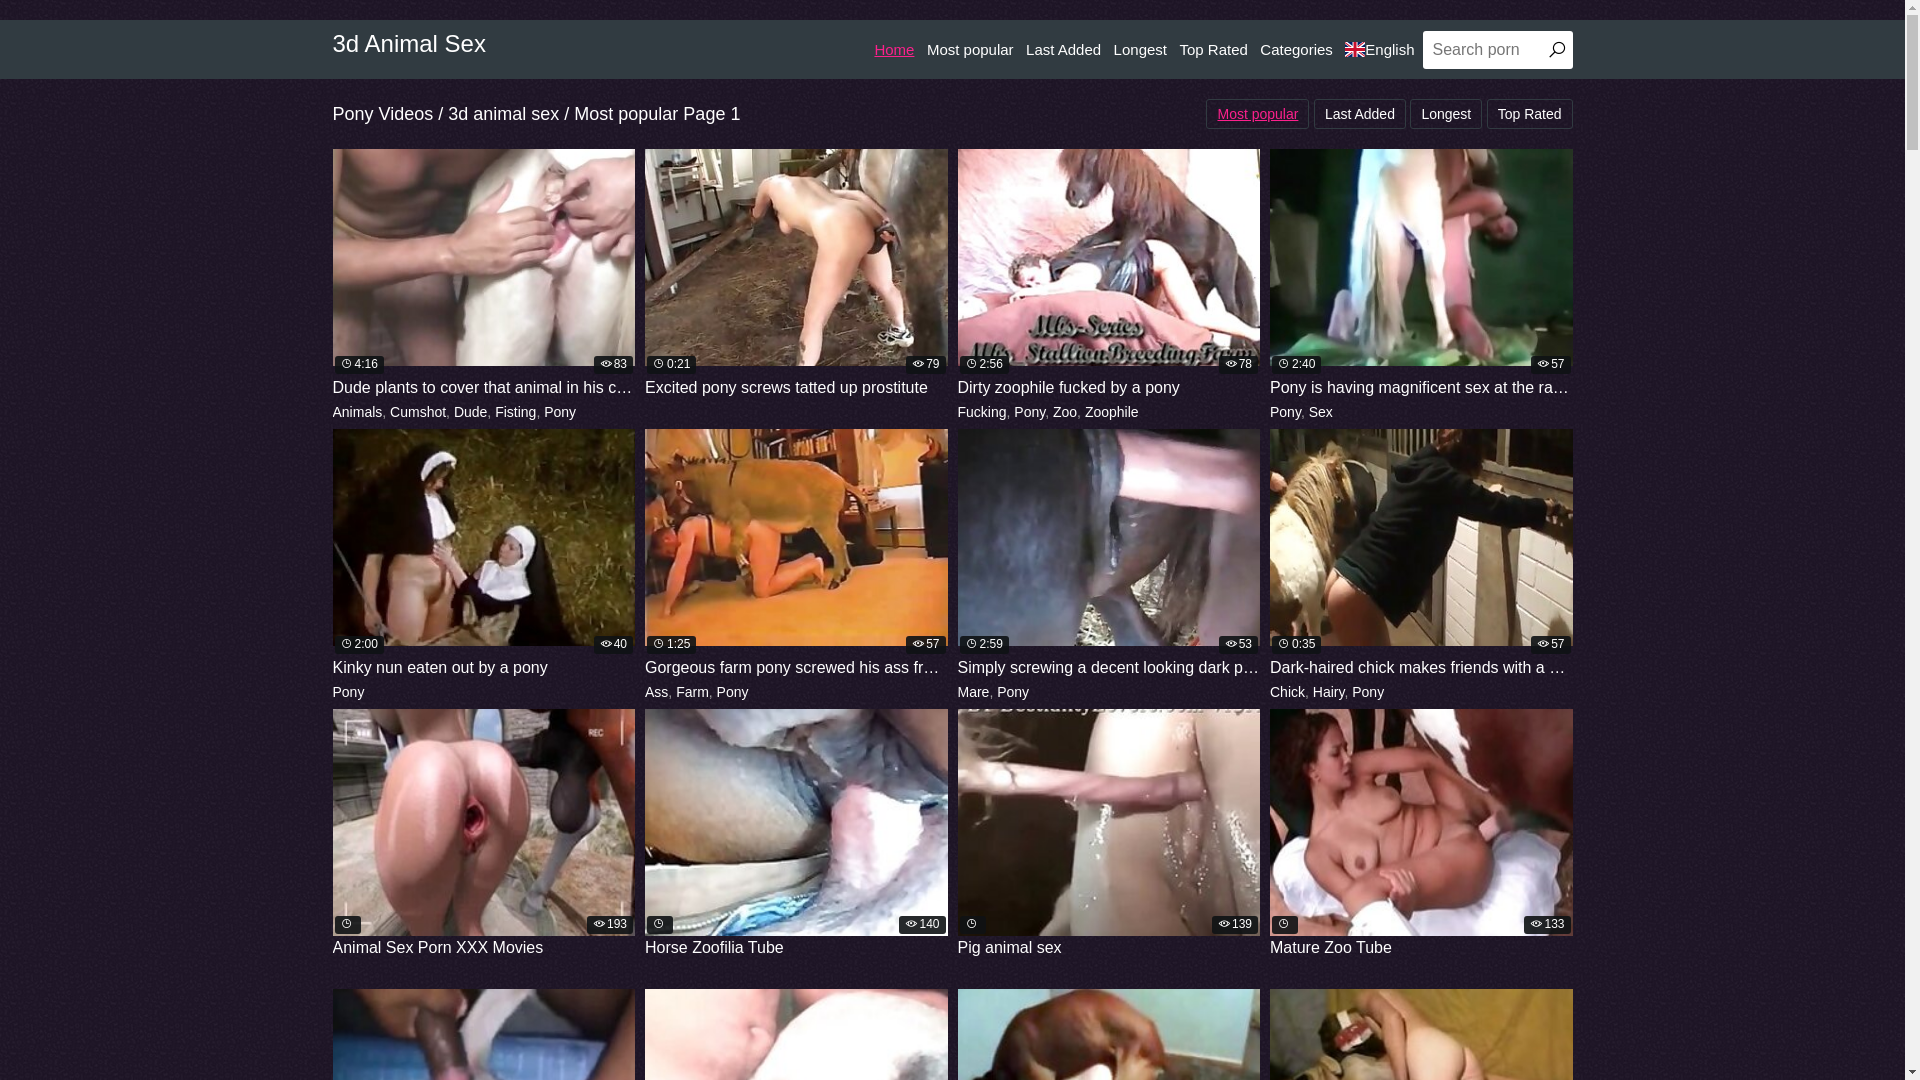 This screenshot has width=1920, height=1080. I want to click on 'Sex', so click(1320, 411).